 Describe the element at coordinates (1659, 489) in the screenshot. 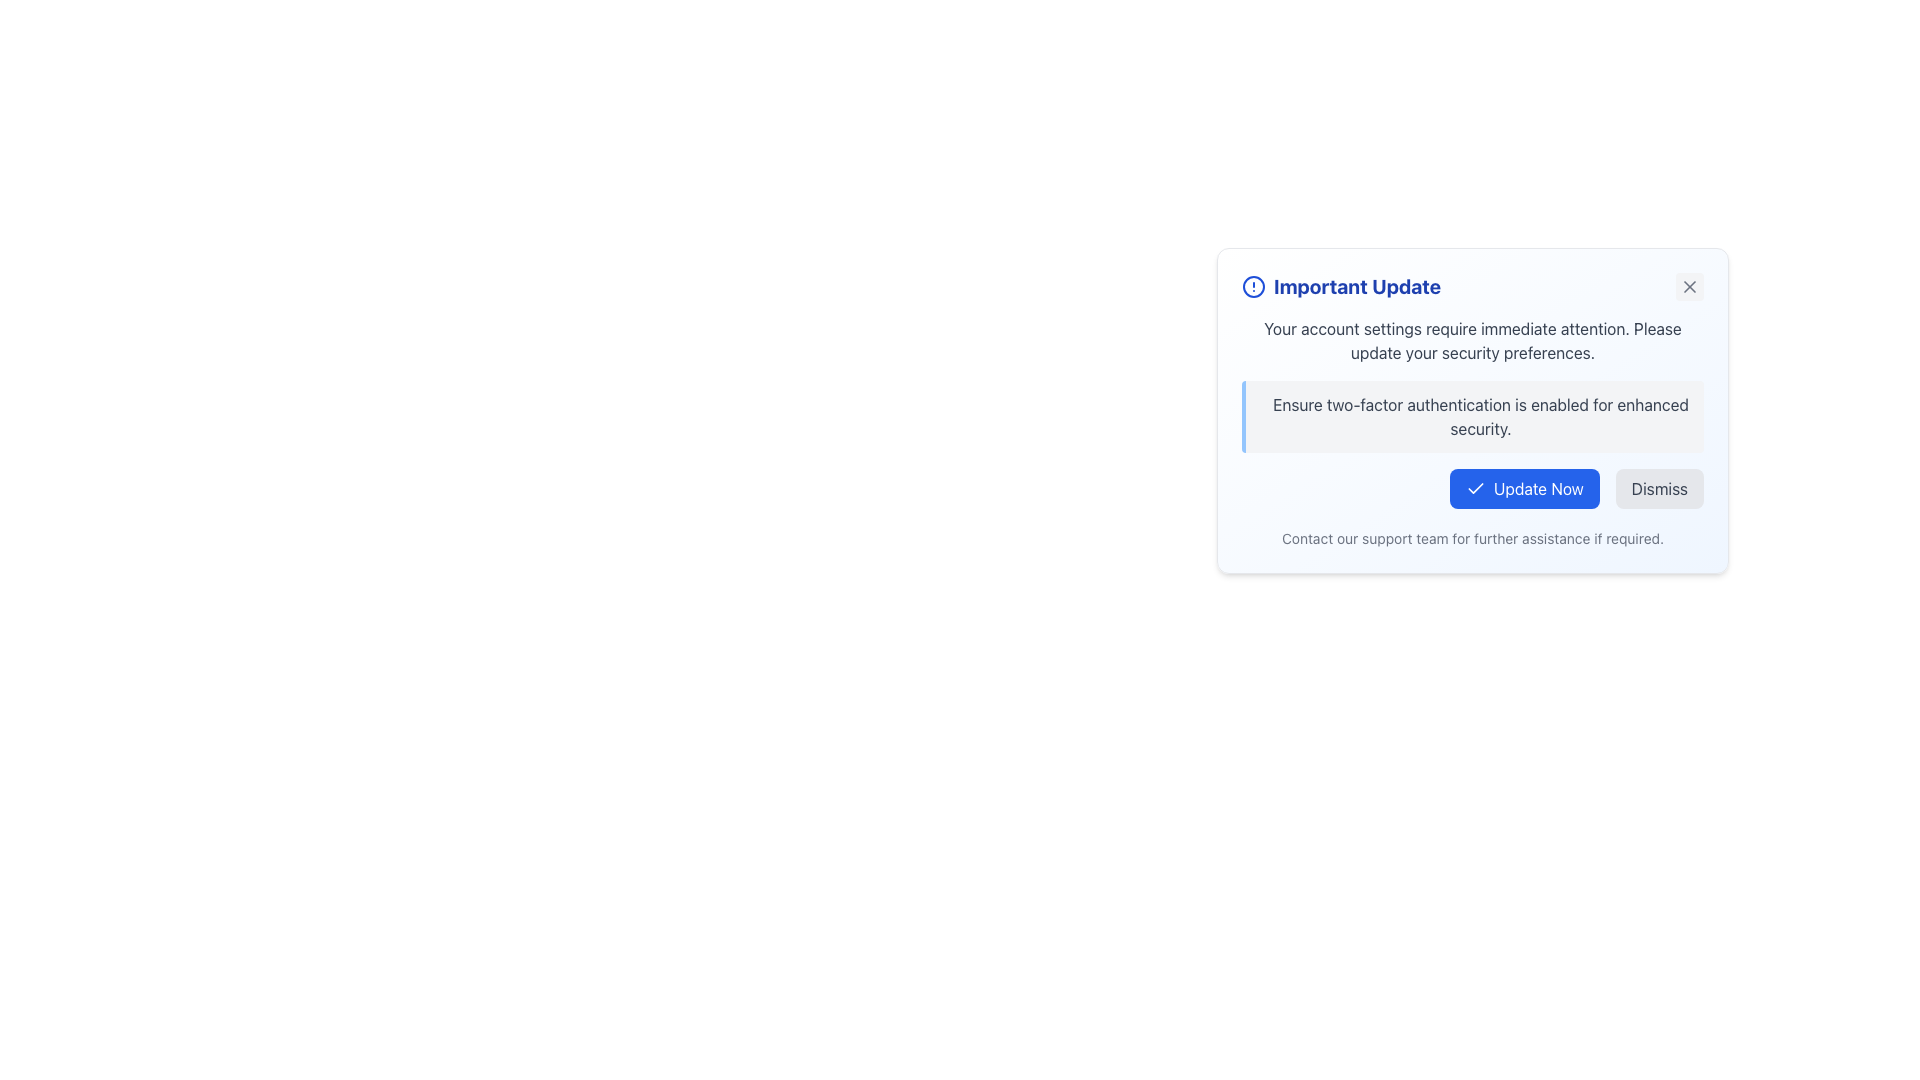

I see `the farthest-right button in the notification panel` at that location.